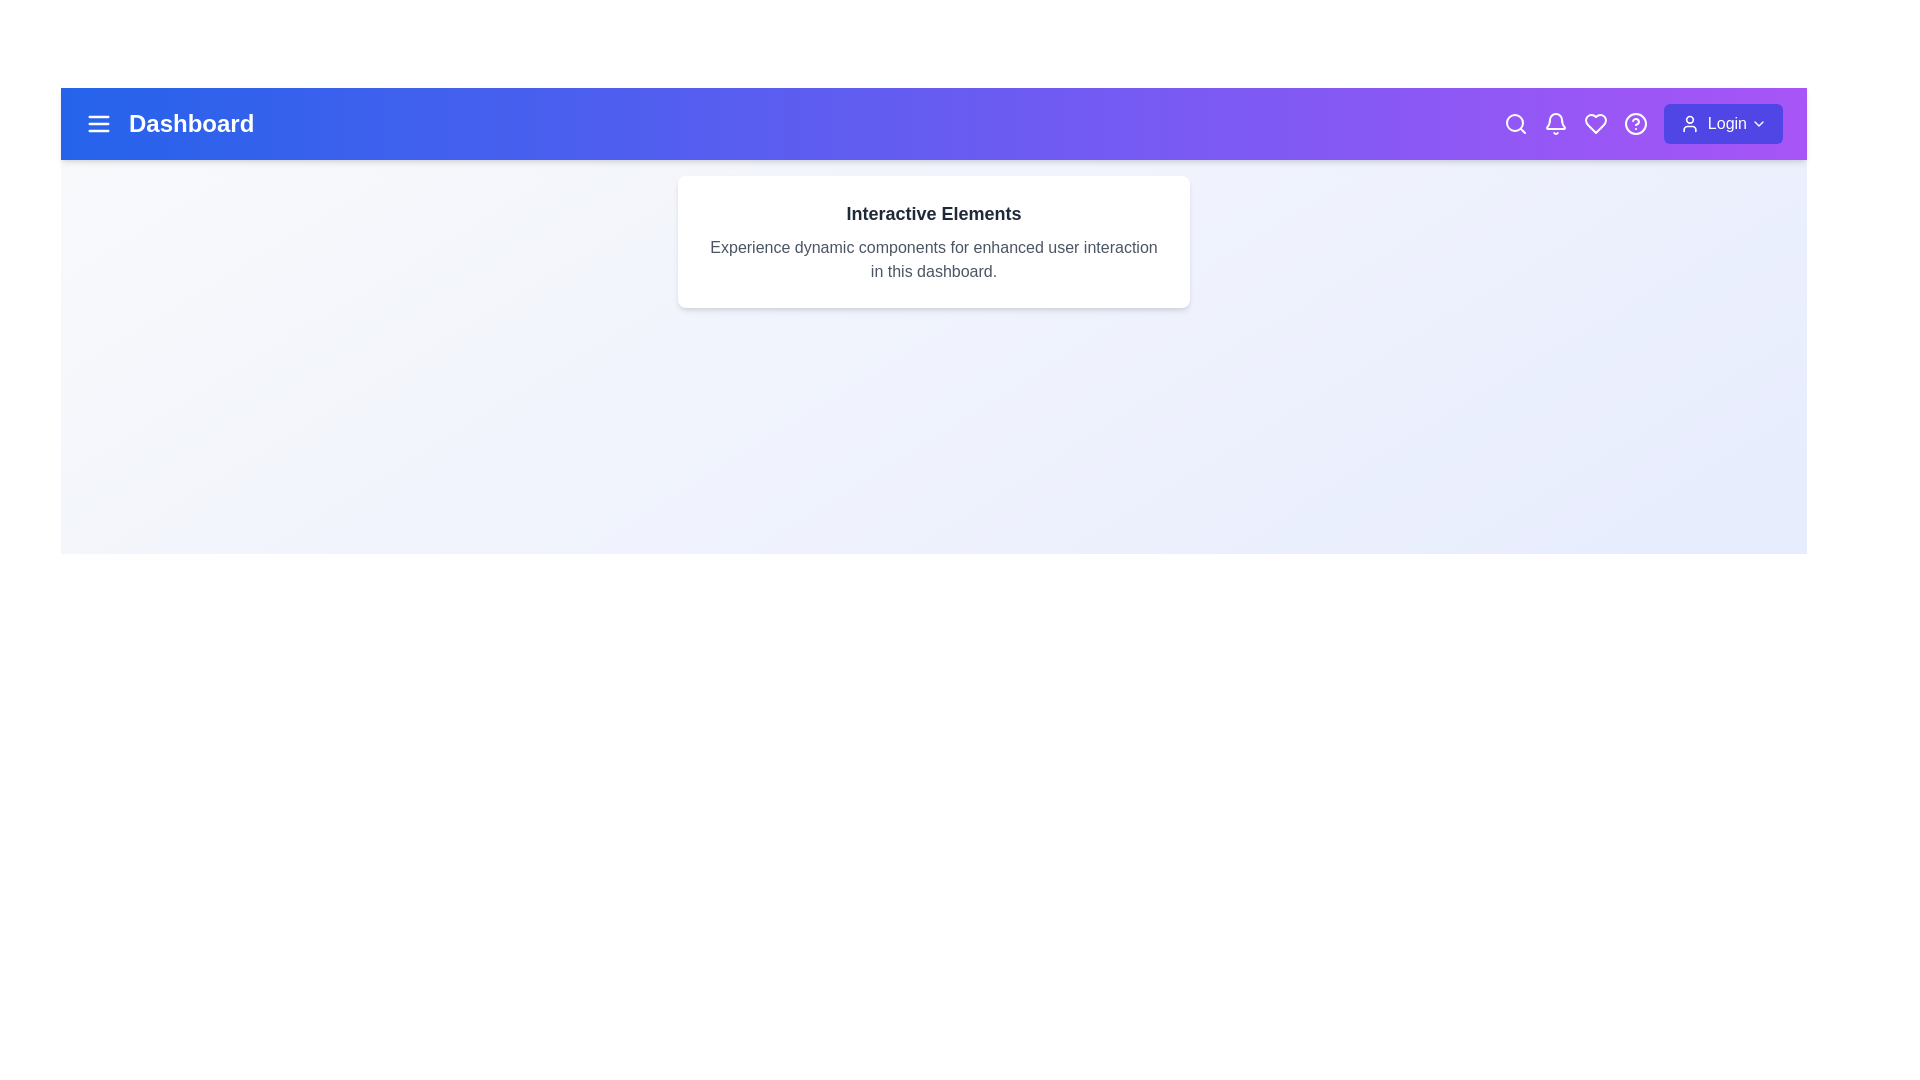 This screenshot has width=1920, height=1080. I want to click on the menu icon to toggle the main menu visibility, so click(98, 123).